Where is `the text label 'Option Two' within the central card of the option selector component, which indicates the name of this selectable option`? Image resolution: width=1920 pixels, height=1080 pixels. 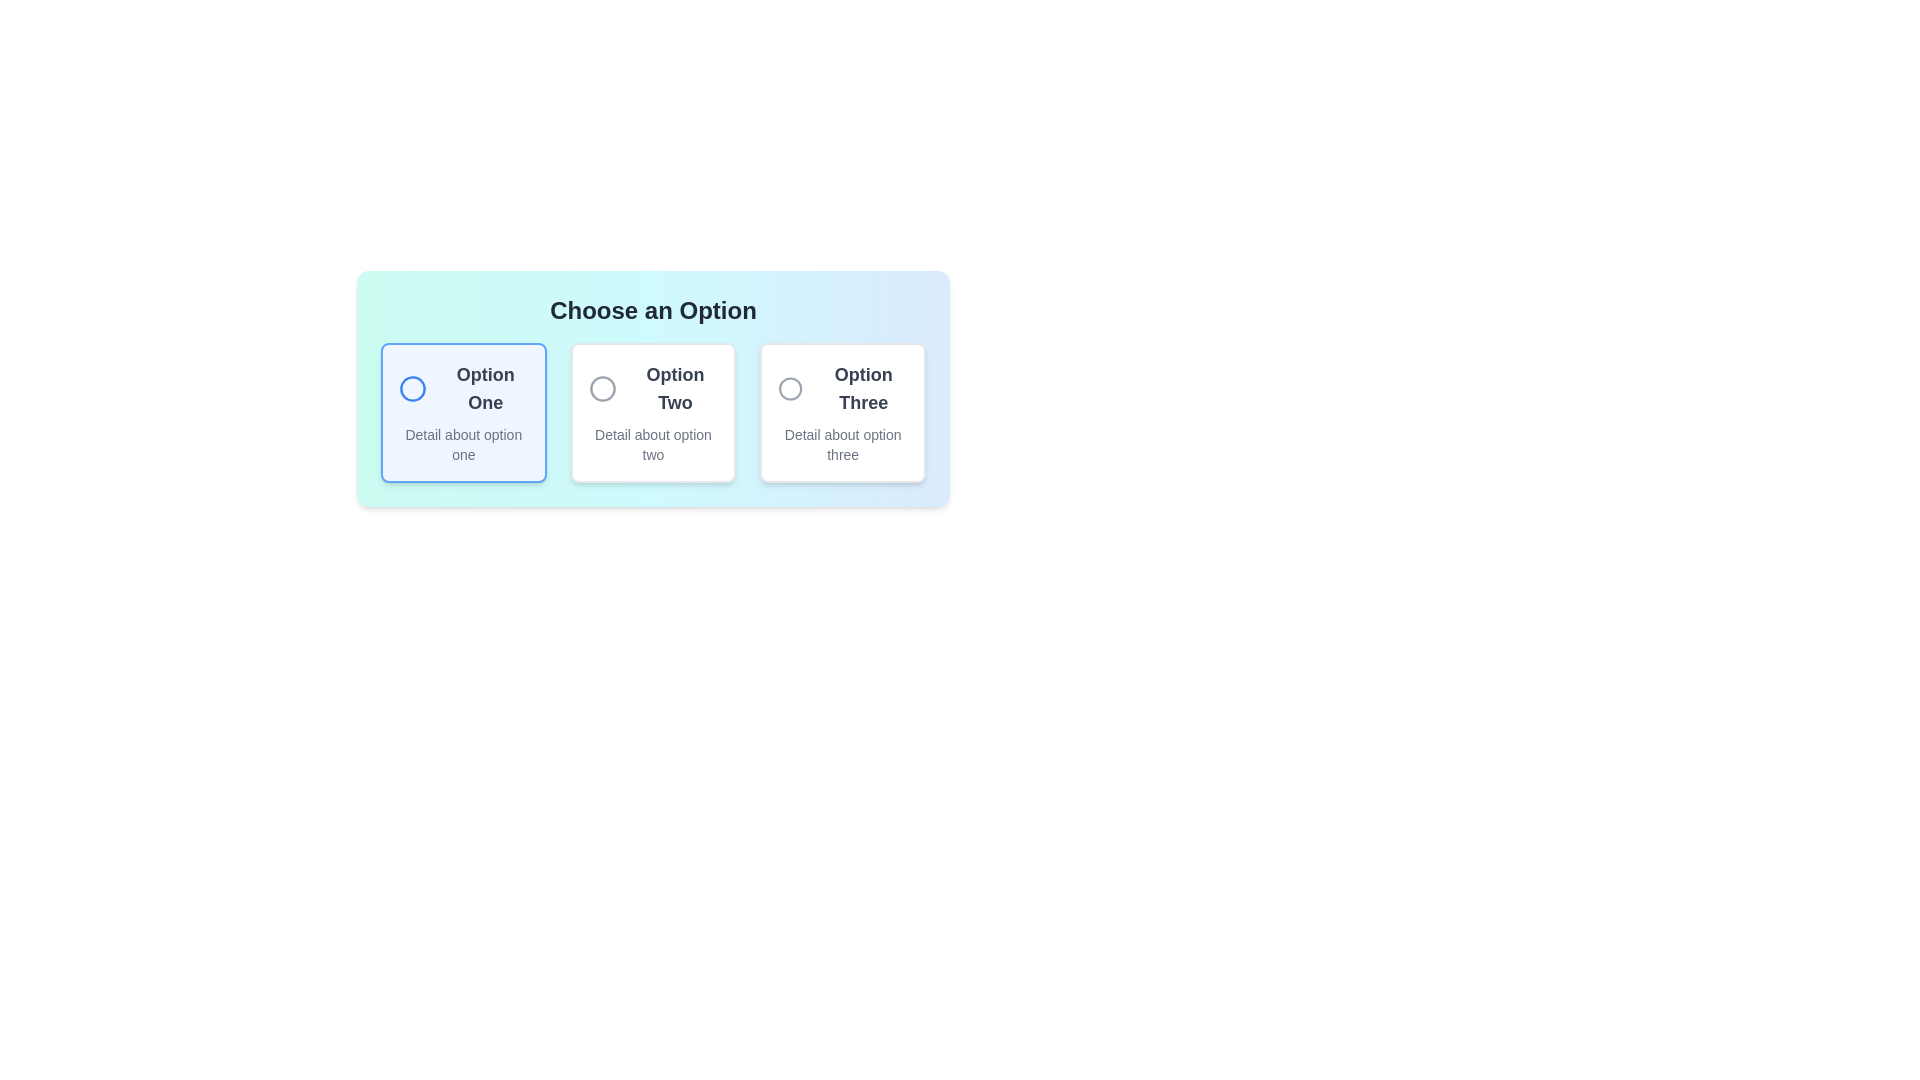 the text label 'Option Two' within the central card of the option selector component, which indicates the name of this selectable option is located at coordinates (653, 389).